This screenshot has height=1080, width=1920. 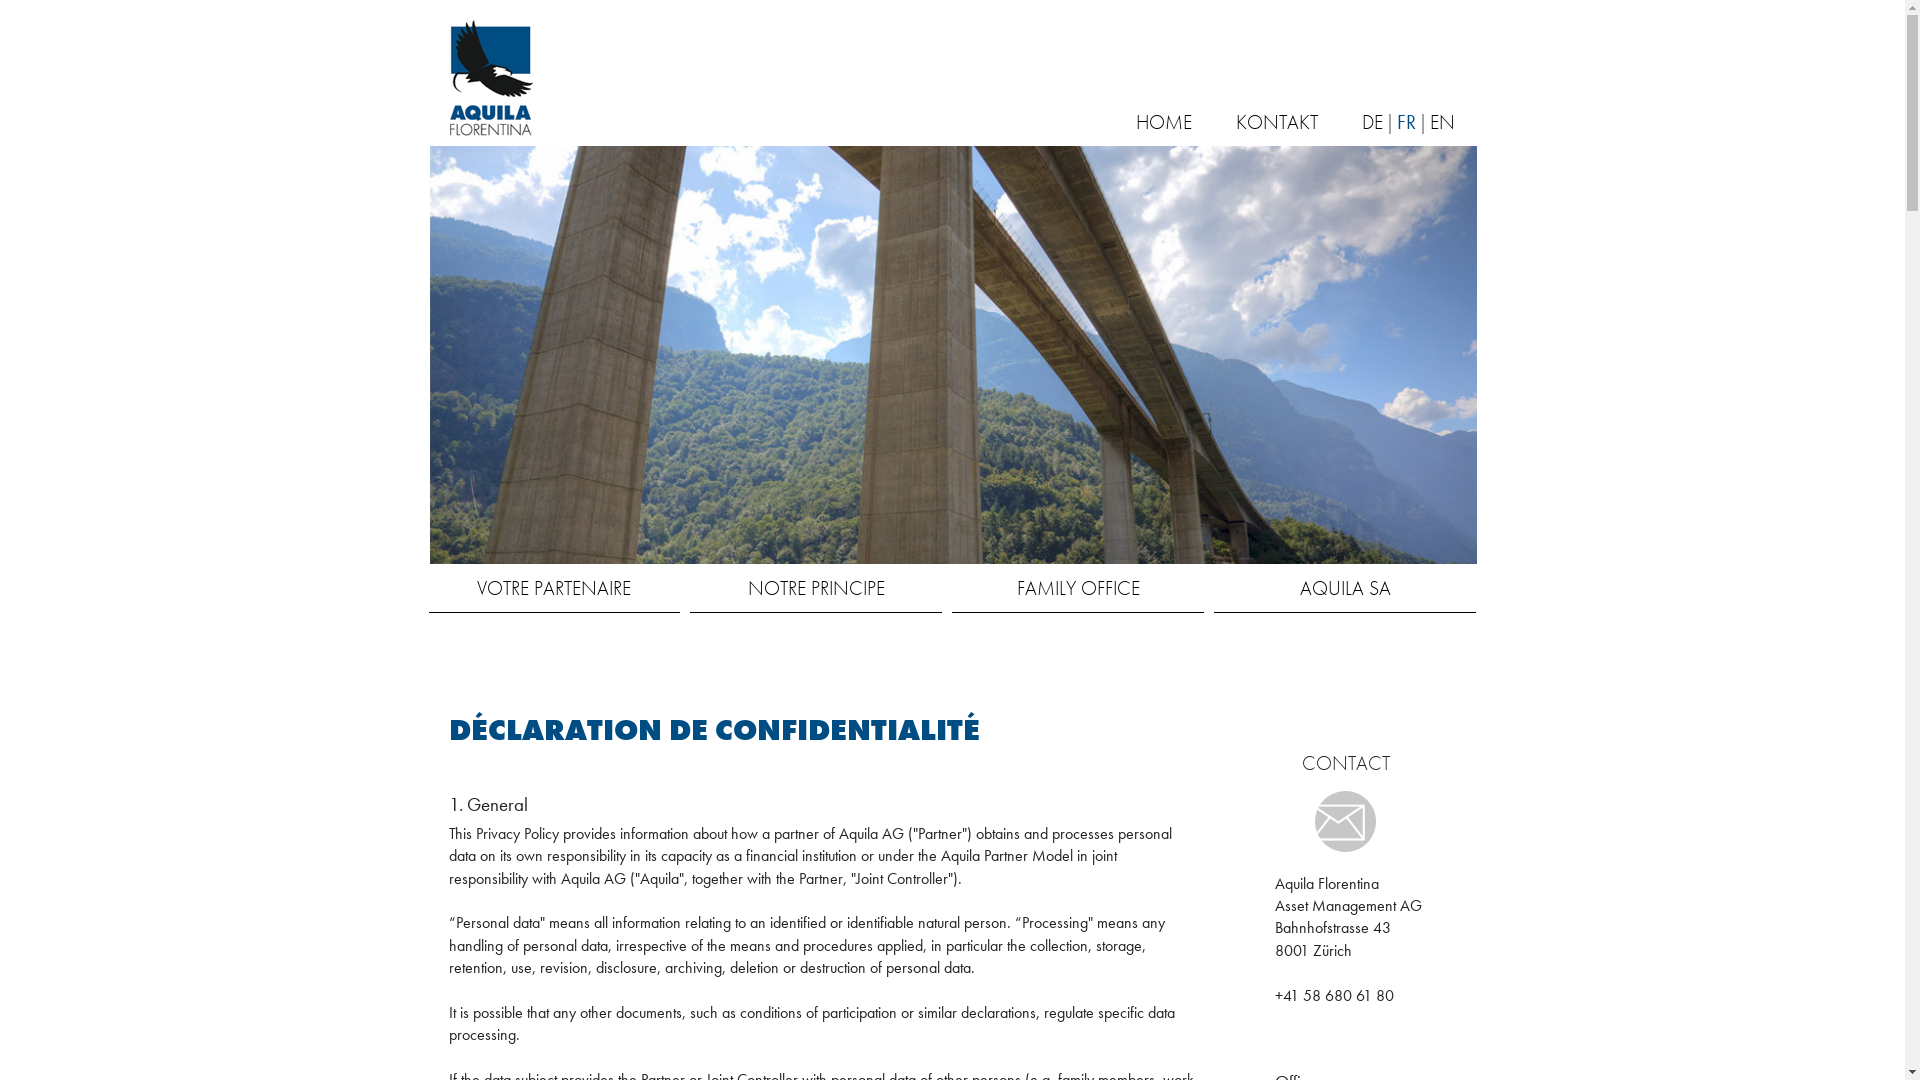 What do you see at coordinates (1344, 587) in the screenshot?
I see `'AQUILA SA'` at bounding box center [1344, 587].